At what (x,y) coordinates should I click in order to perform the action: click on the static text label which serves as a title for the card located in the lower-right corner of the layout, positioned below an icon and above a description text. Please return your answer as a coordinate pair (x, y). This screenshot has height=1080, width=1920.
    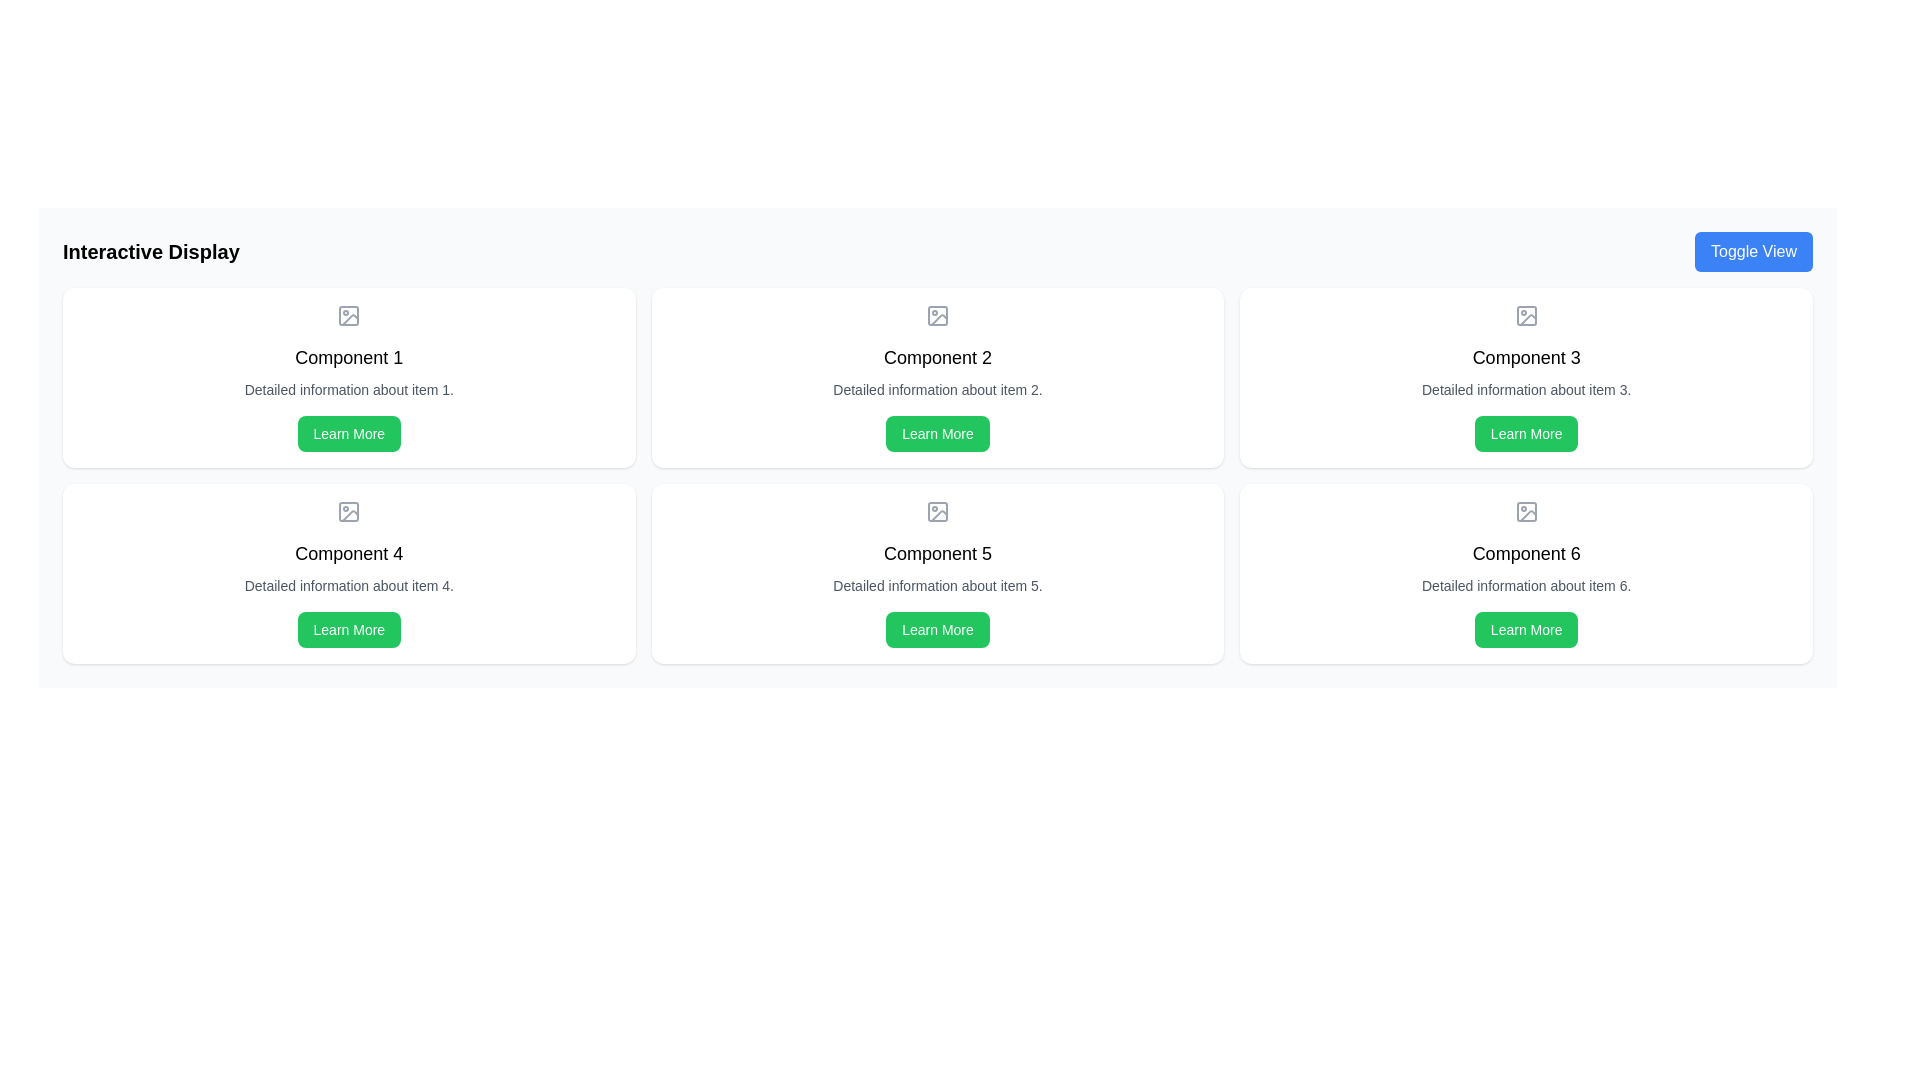
    Looking at the image, I should click on (1525, 554).